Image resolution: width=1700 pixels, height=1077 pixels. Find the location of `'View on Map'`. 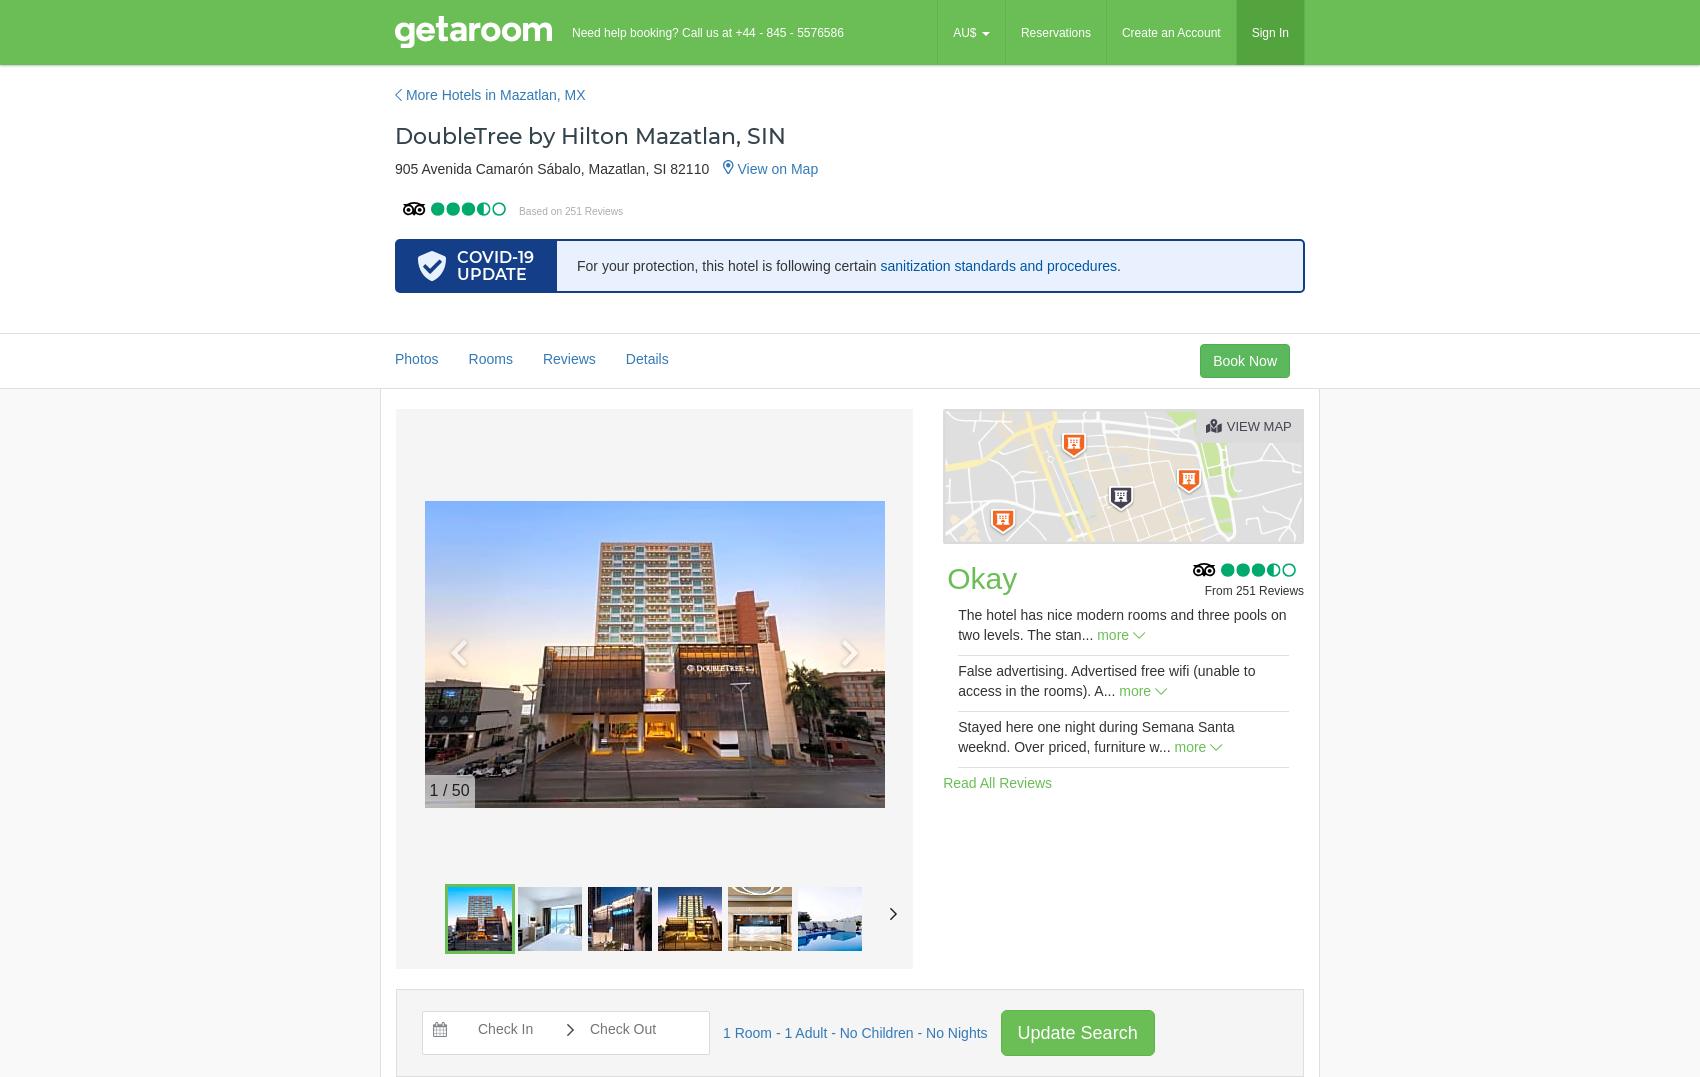

'View on Map' is located at coordinates (774, 167).